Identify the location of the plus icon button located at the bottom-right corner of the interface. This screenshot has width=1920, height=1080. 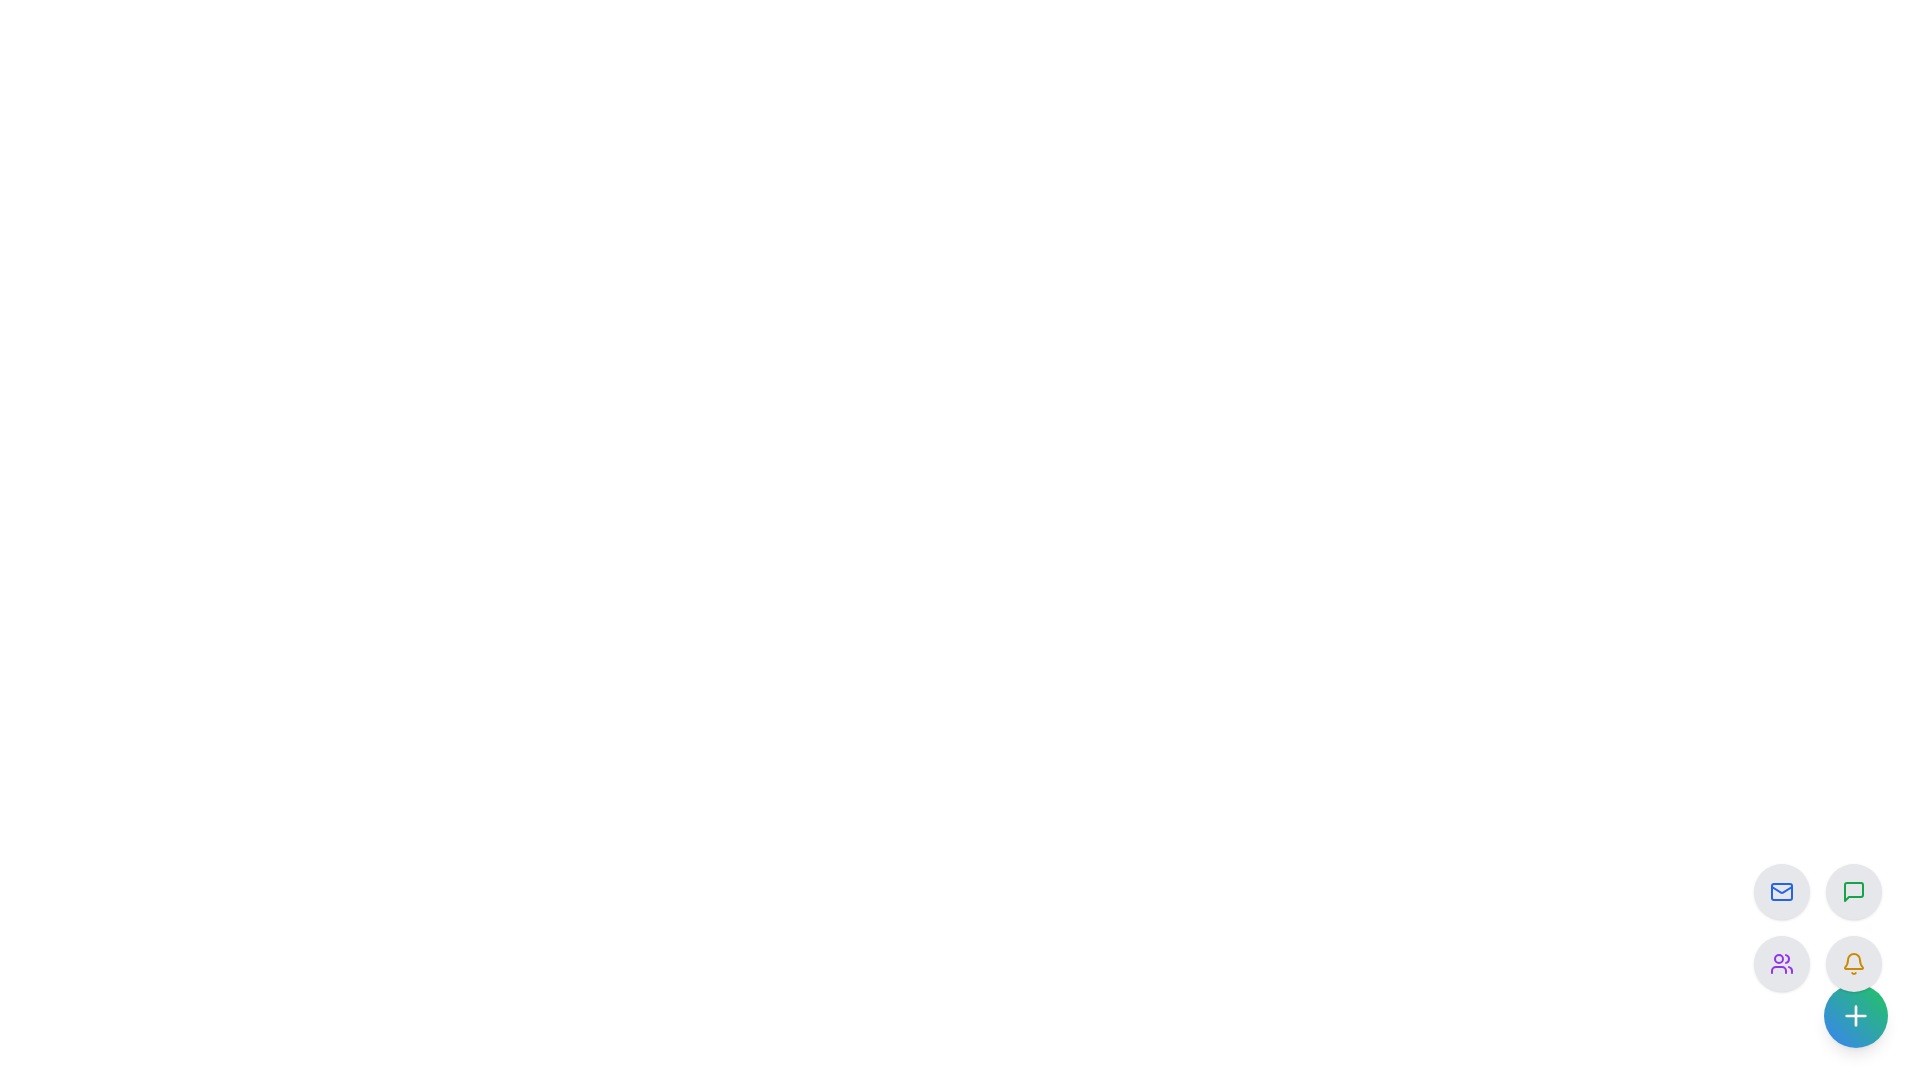
(1855, 1015).